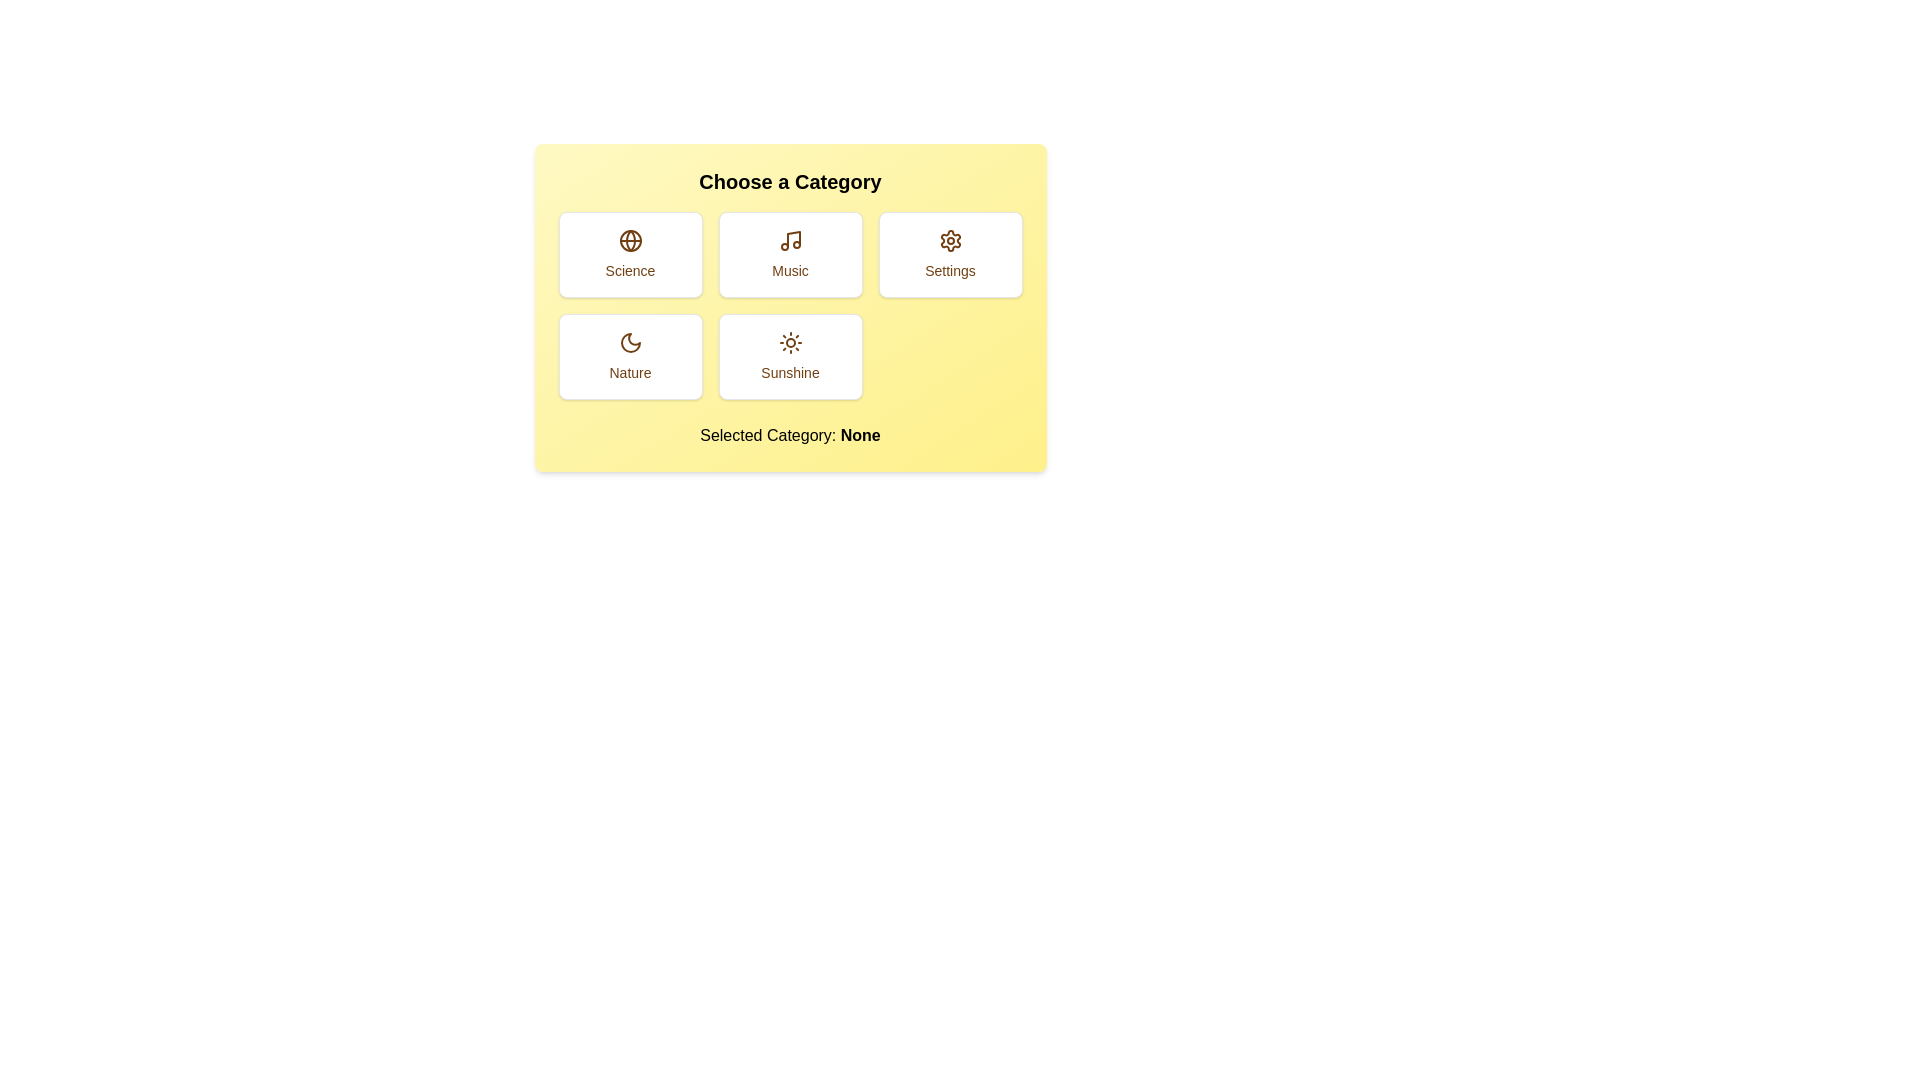 Image resolution: width=1920 pixels, height=1080 pixels. I want to click on the 'Nature' category button-like interactive card located in the second row and first column of the grid layout, so click(629, 356).